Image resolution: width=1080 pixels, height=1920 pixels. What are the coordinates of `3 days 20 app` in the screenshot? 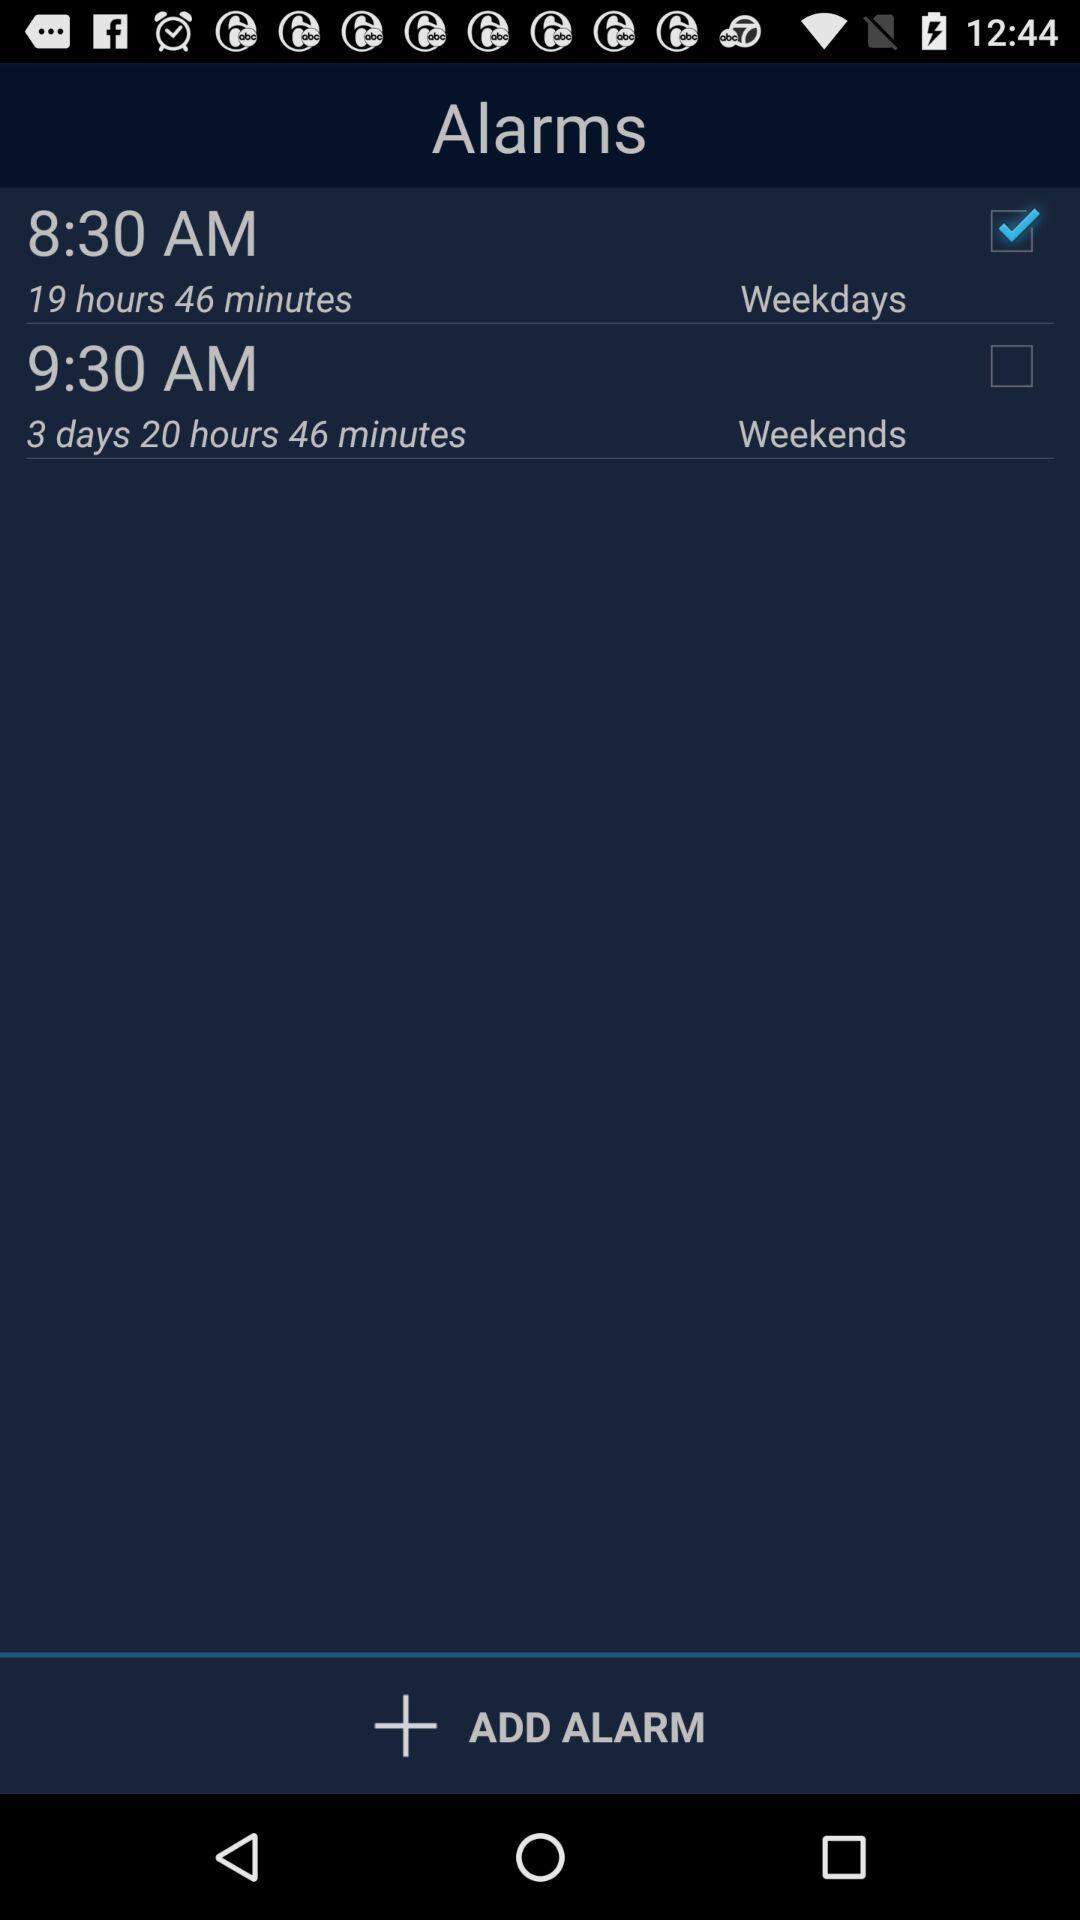 It's located at (382, 431).